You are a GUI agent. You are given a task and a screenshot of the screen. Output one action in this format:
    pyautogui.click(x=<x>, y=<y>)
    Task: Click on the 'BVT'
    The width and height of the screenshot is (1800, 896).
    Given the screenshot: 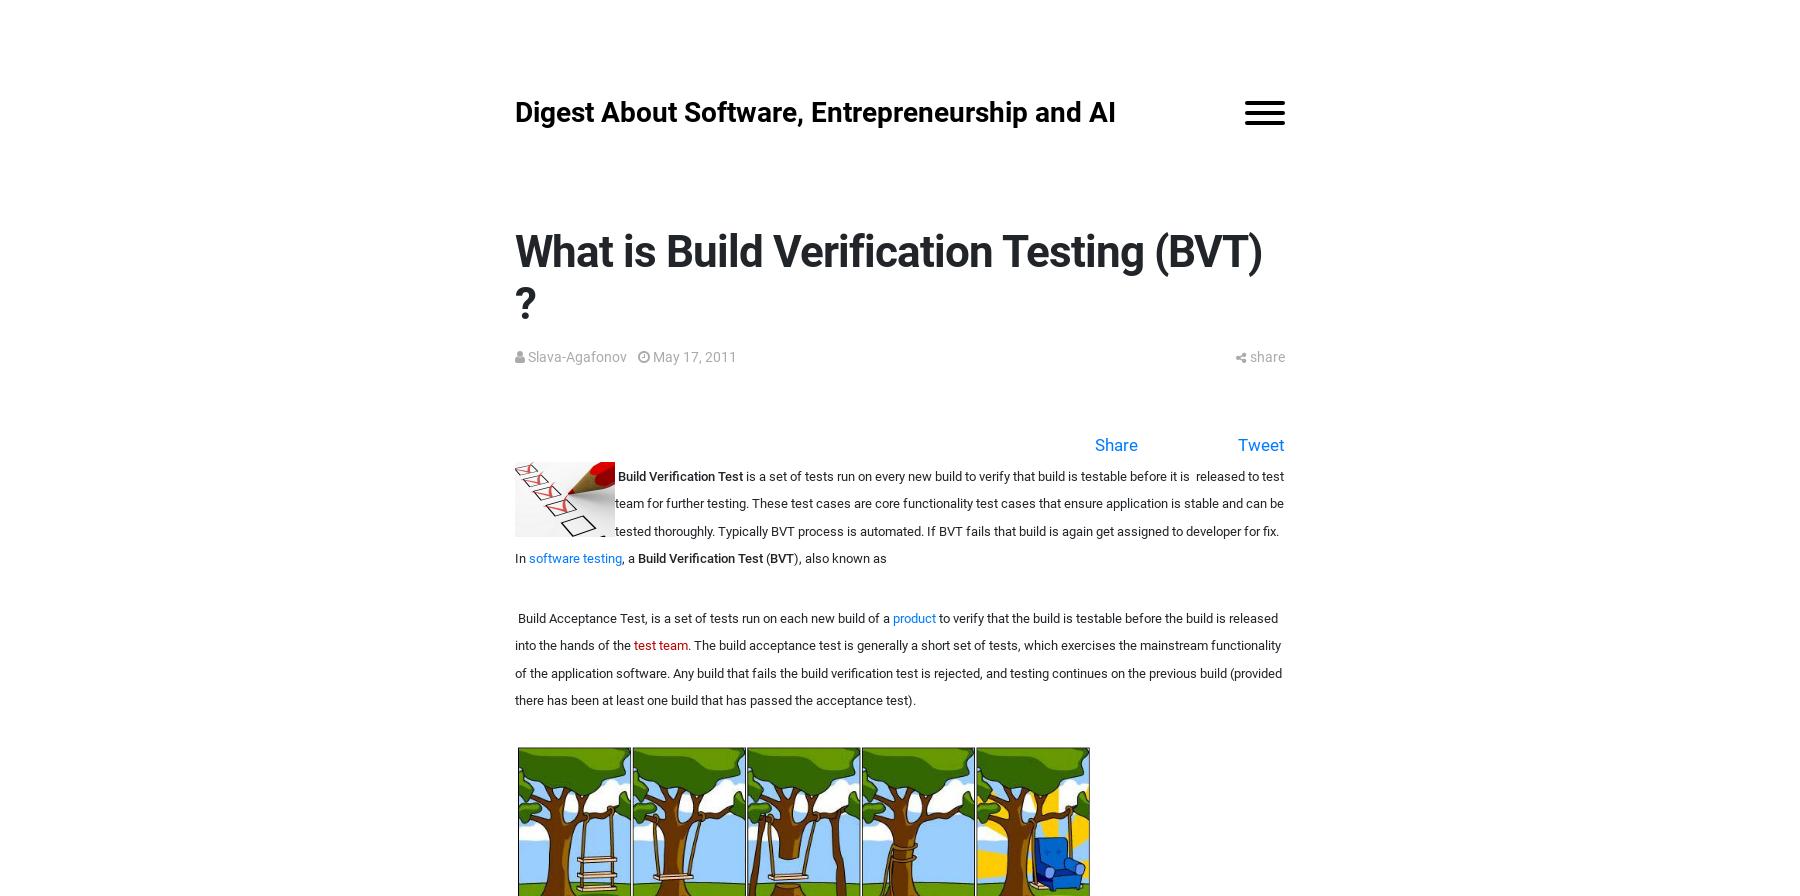 What is the action you would take?
    pyautogui.click(x=780, y=558)
    